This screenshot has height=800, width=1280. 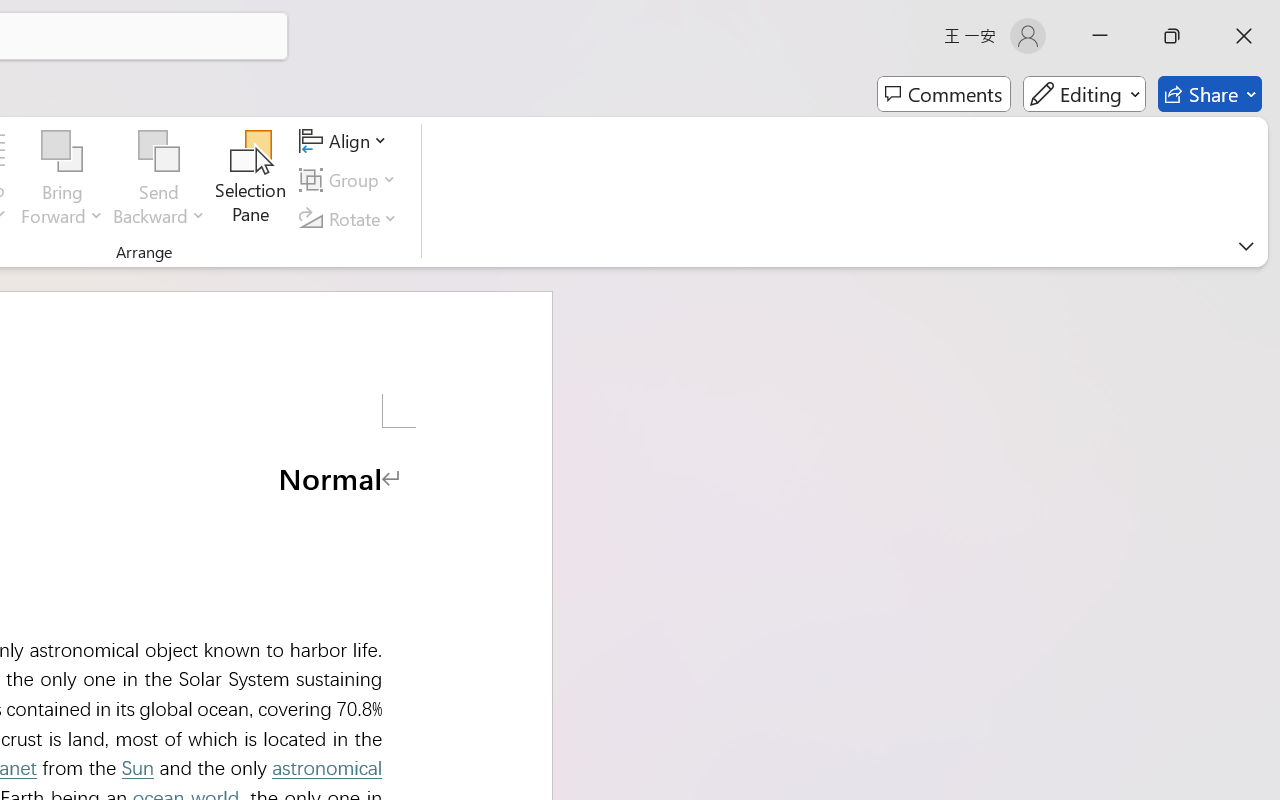 What do you see at coordinates (158, 179) in the screenshot?
I see `'Send Backward'` at bounding box center [158, 179].